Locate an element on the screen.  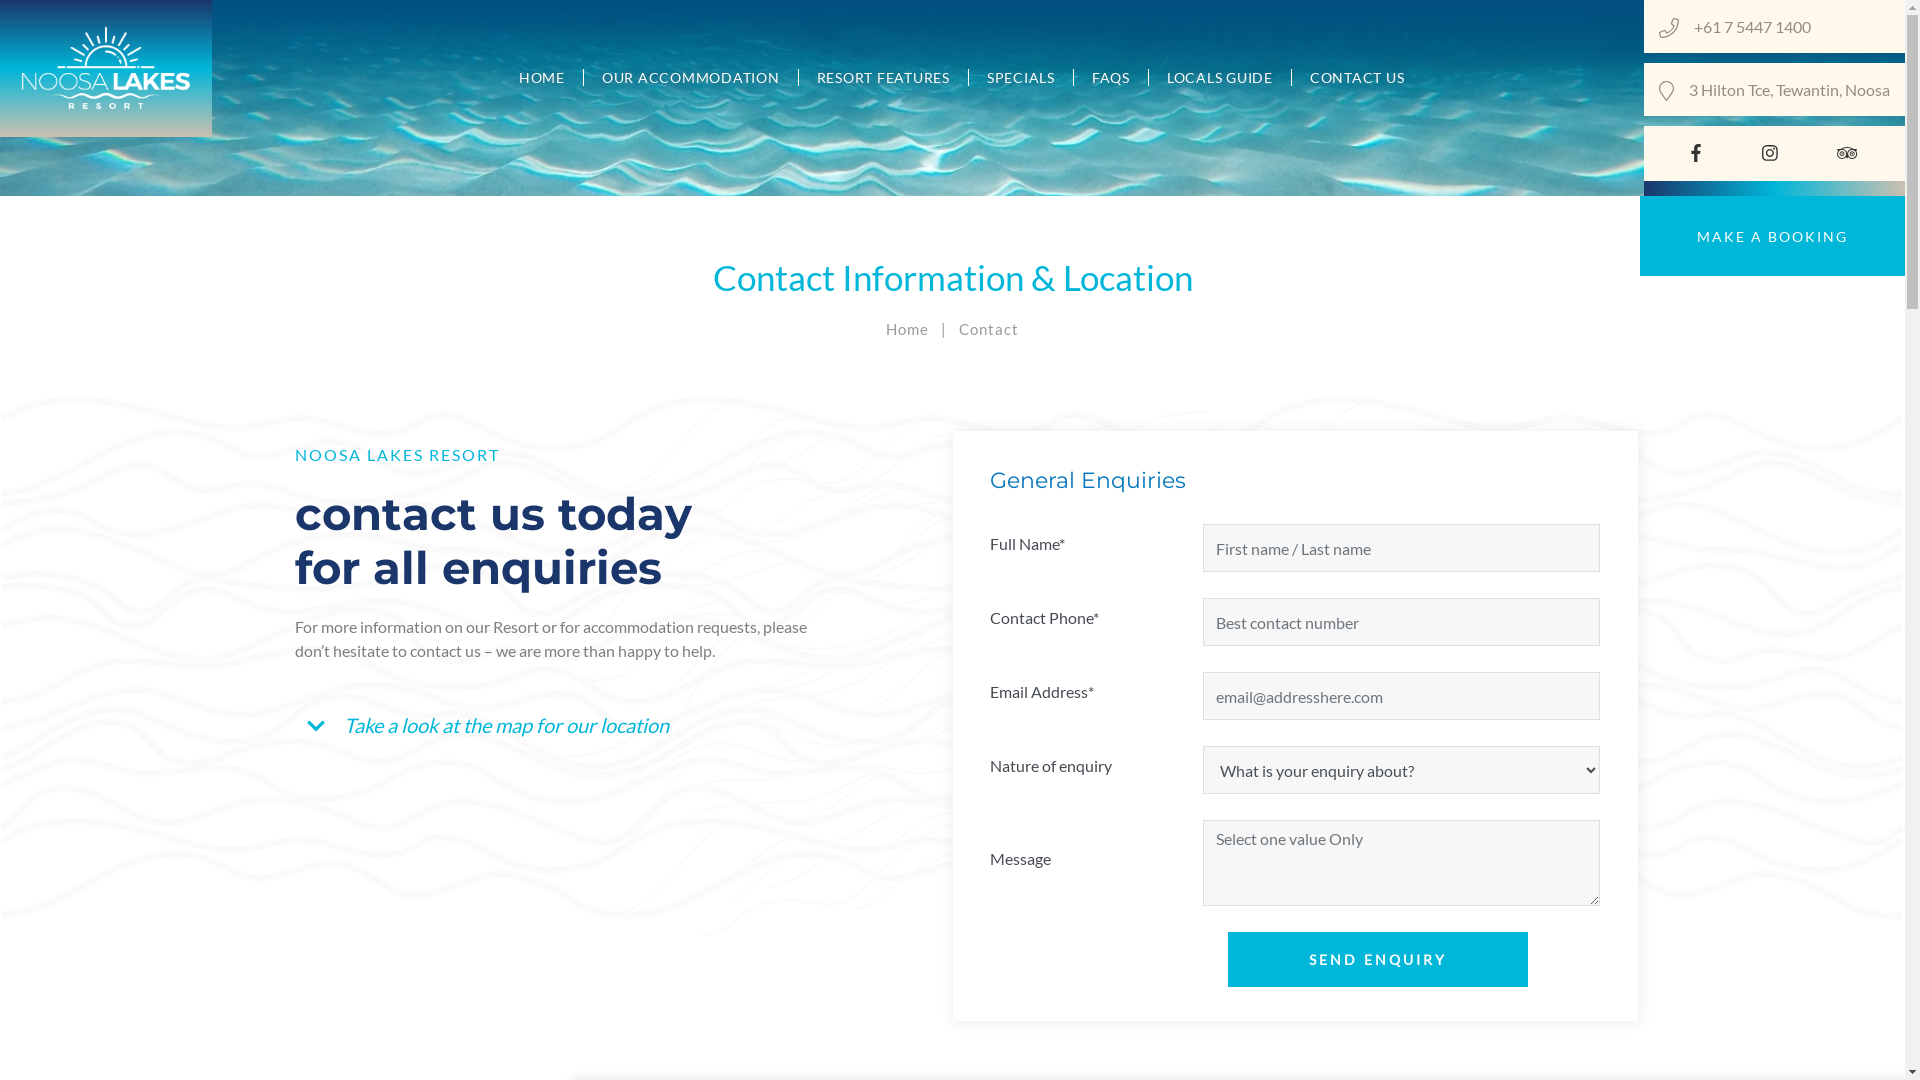
'RESORT FEATURES' is located at coordinates (882, 76).